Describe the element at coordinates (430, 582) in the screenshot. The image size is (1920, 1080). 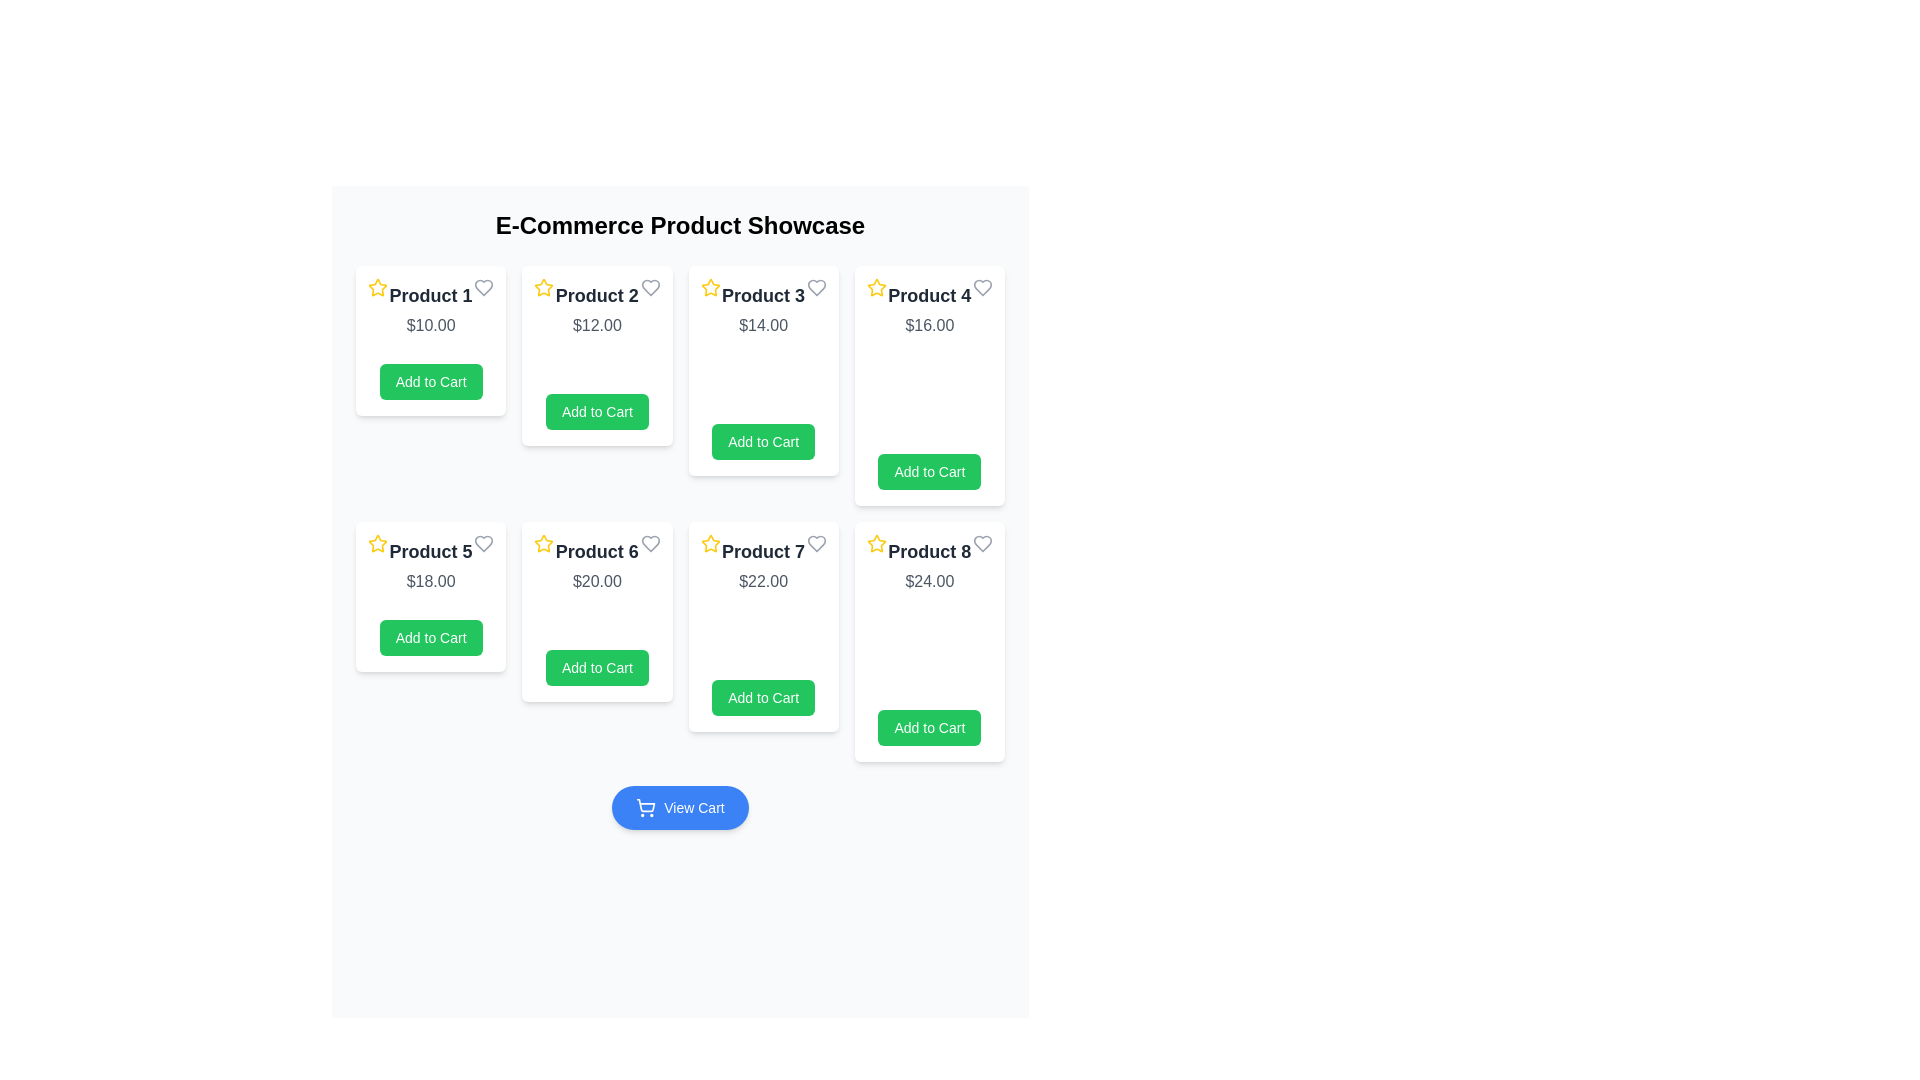
I see `the static text display showing the price '$18.00' located within the card labeled 'Product 5', positioned below the product name and above the 'Add to Cart' button` at that location.